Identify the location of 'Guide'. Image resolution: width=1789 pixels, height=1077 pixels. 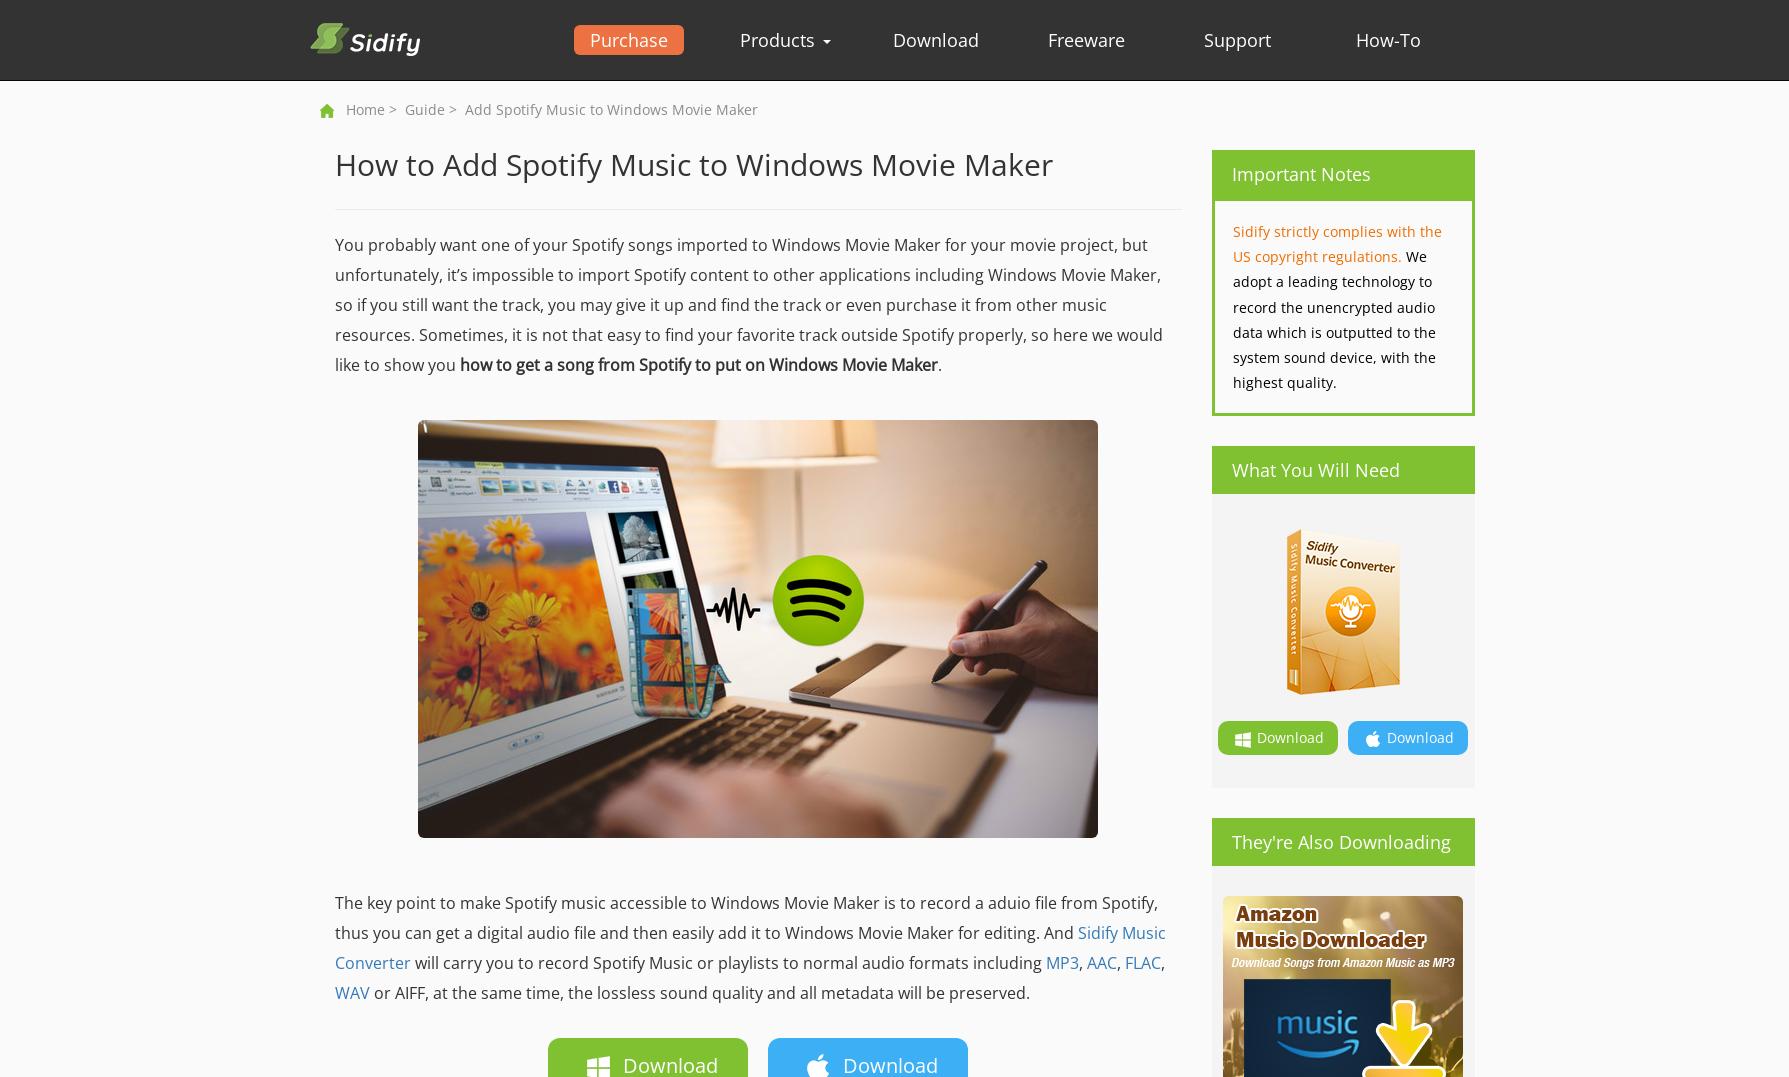
(422, 108).